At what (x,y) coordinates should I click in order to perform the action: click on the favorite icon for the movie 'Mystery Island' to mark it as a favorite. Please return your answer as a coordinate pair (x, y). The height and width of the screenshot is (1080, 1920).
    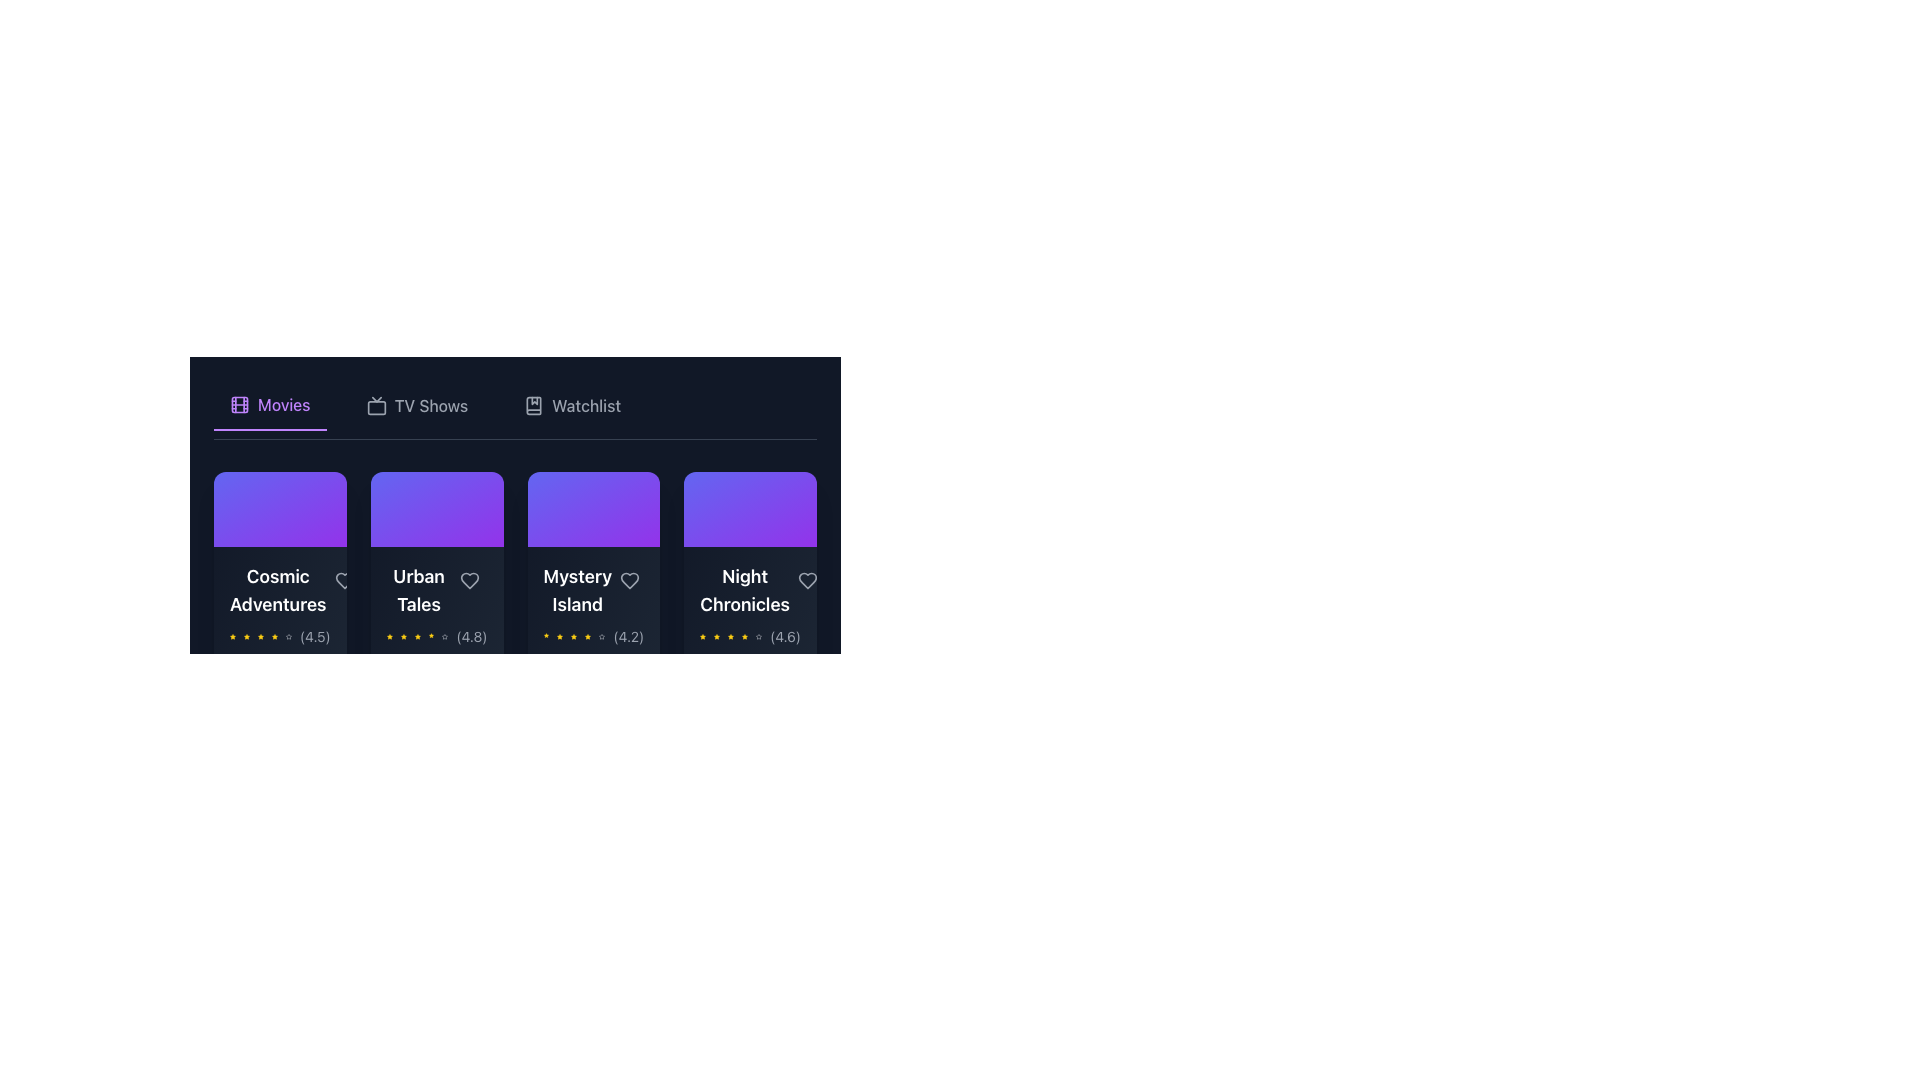
    Looking at the image, I should click on (629, 580).